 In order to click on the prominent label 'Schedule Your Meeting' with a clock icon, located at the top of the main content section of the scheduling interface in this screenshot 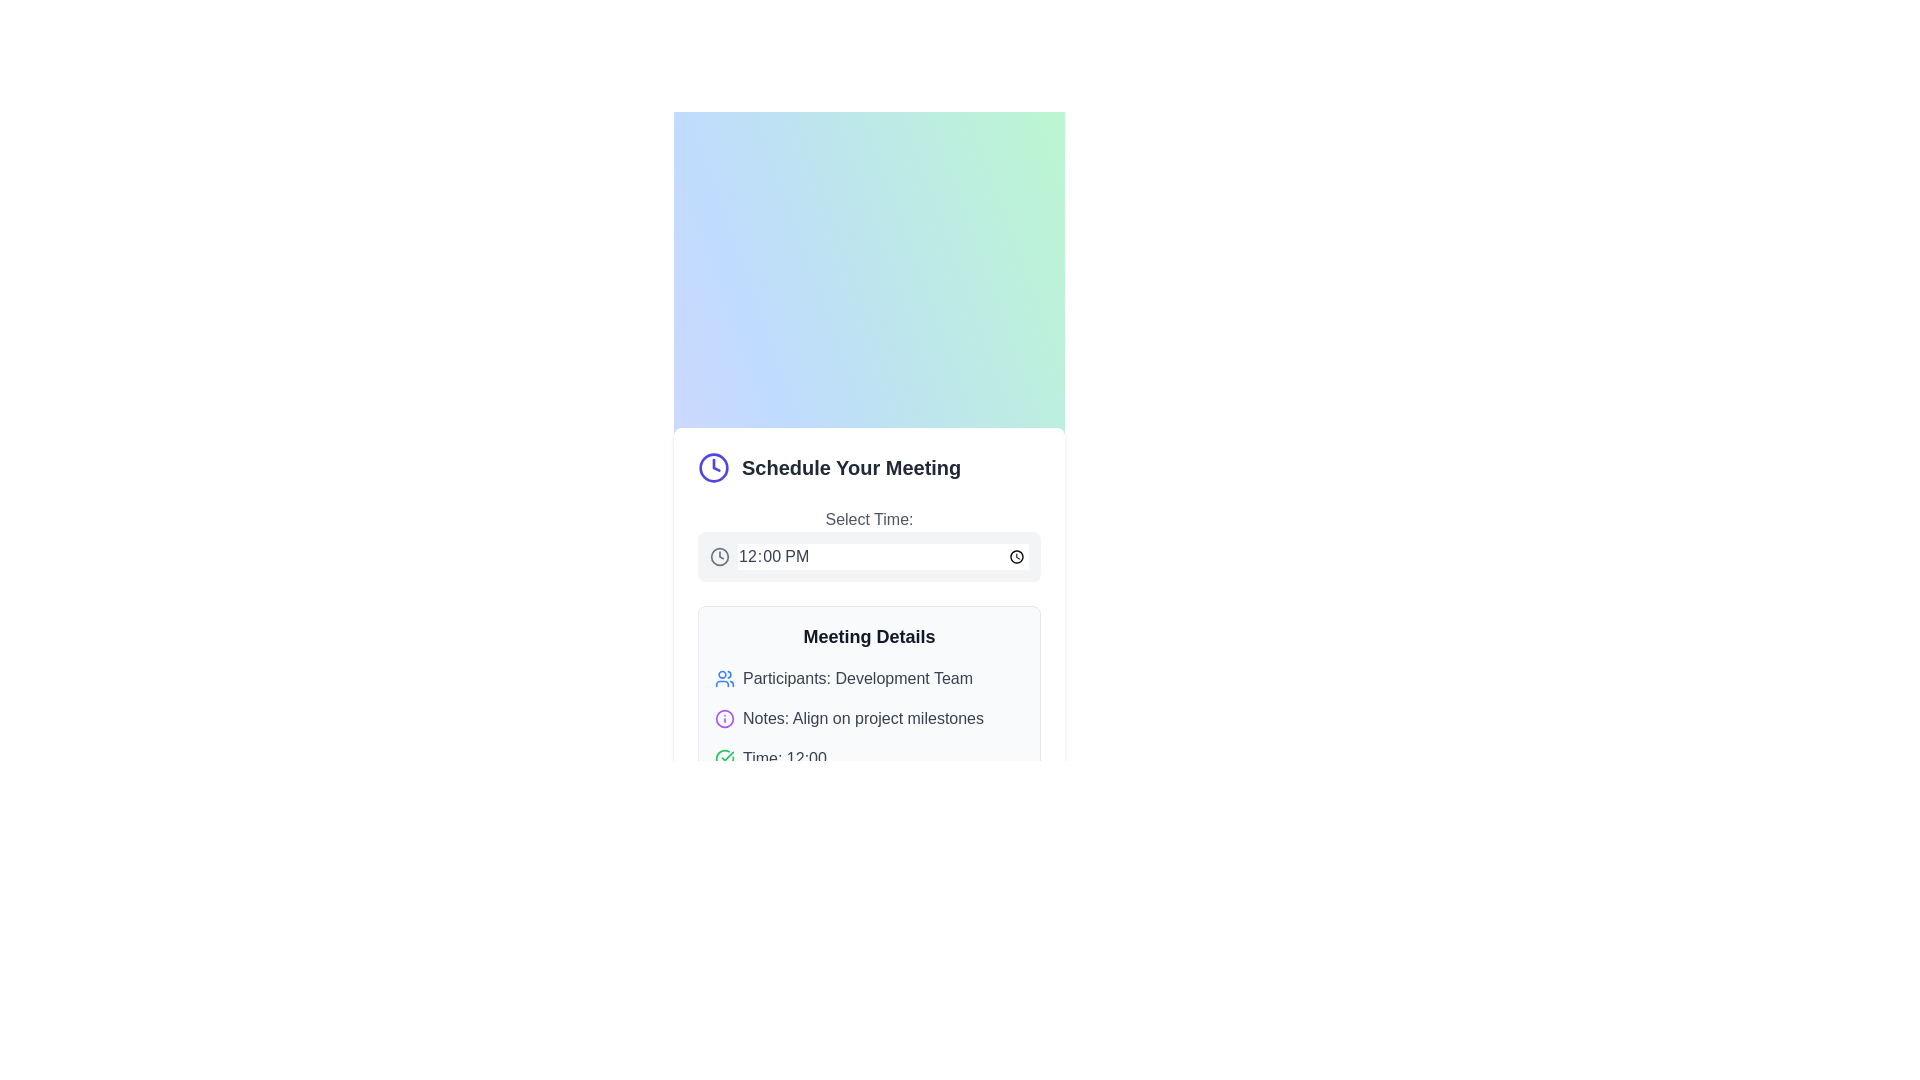, I will do `click(869, 467)`.